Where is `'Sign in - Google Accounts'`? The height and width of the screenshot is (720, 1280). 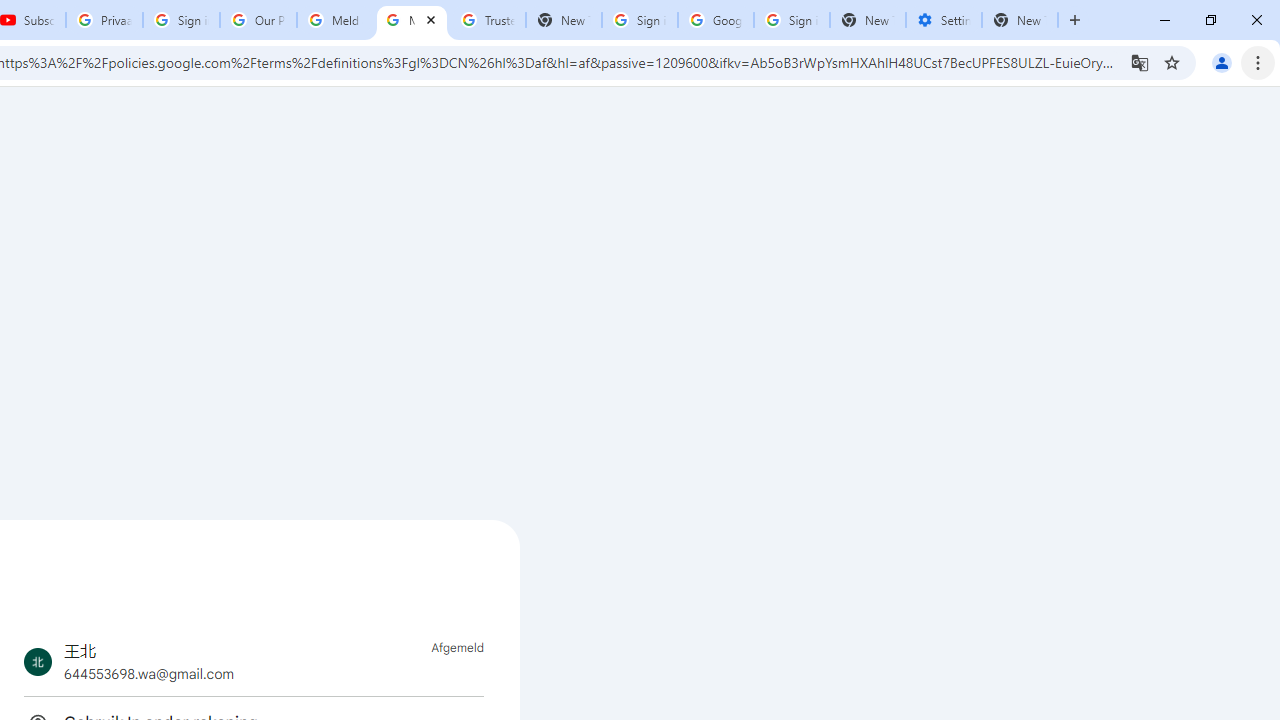 'Sign in - Google Accounts' is located at coordinates (640, 20).